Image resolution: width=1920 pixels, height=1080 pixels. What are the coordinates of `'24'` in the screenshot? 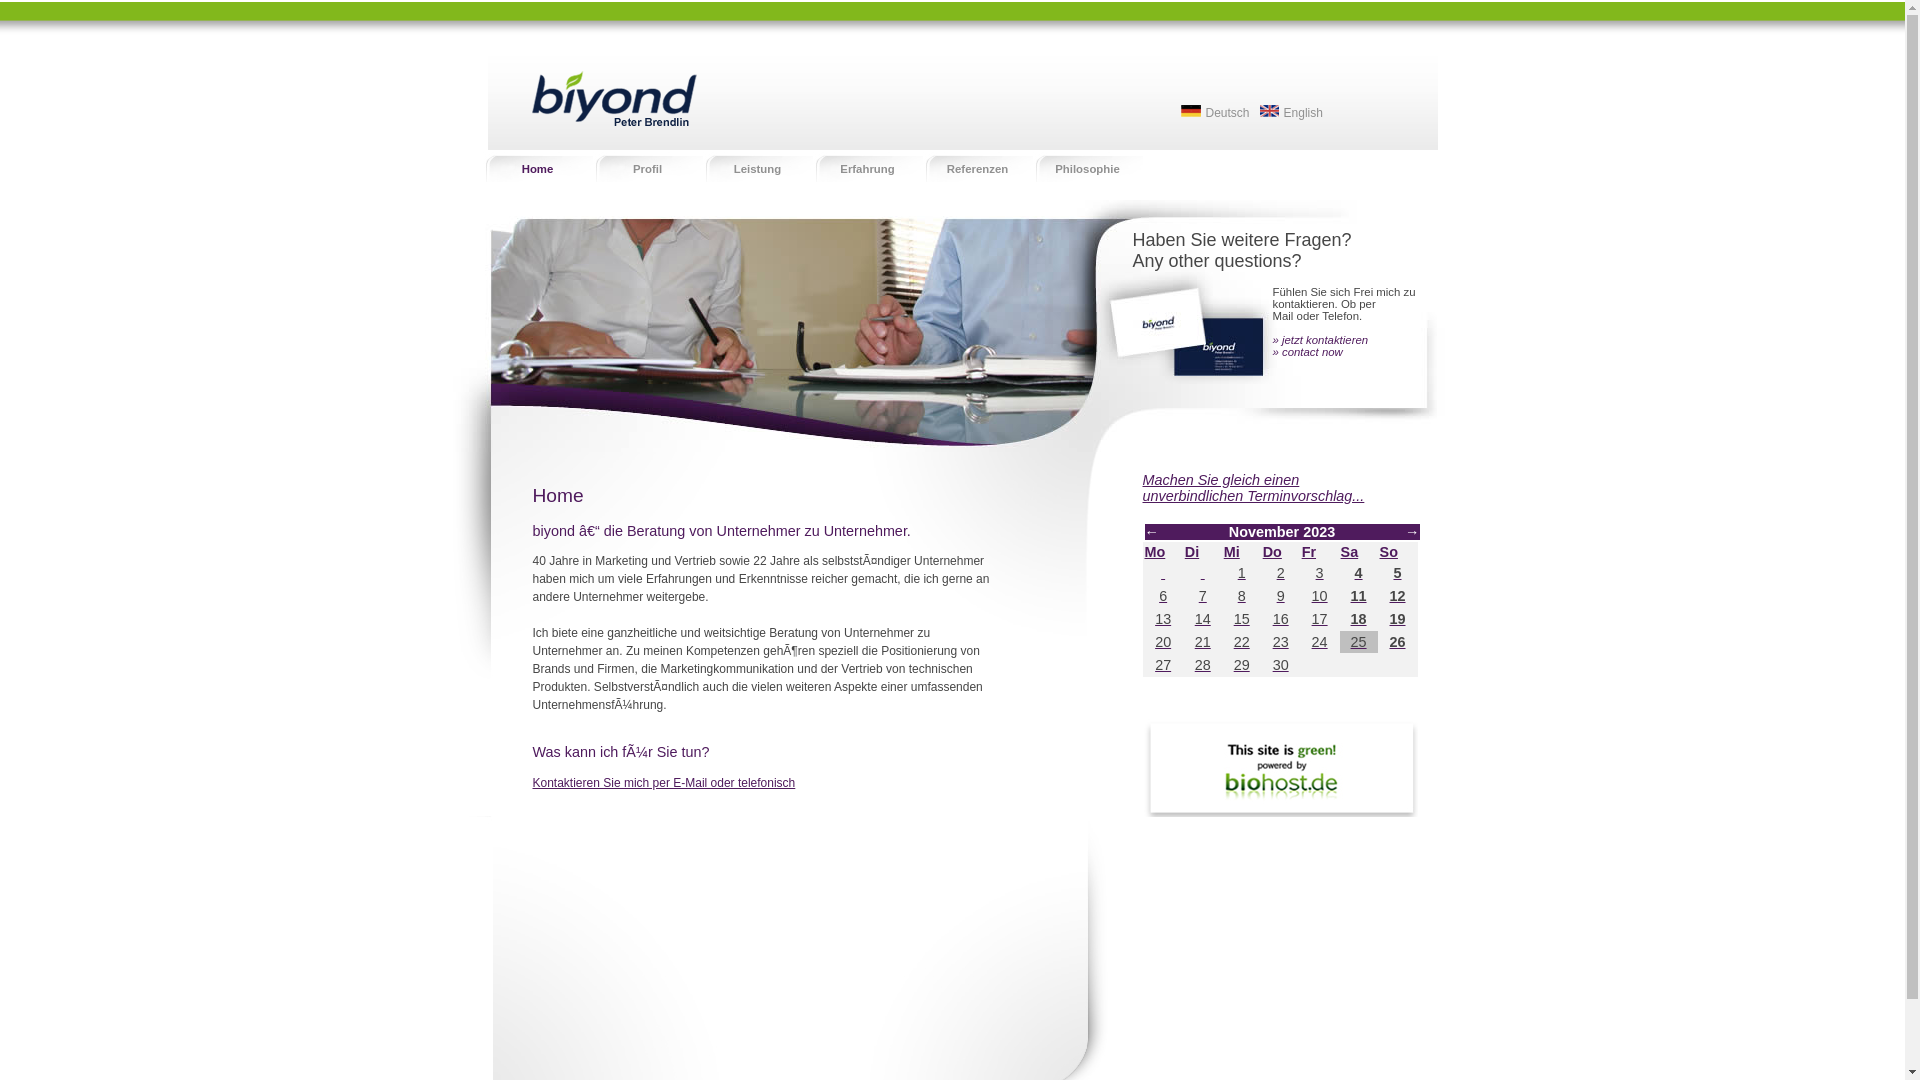 It's located at (1320, 641).